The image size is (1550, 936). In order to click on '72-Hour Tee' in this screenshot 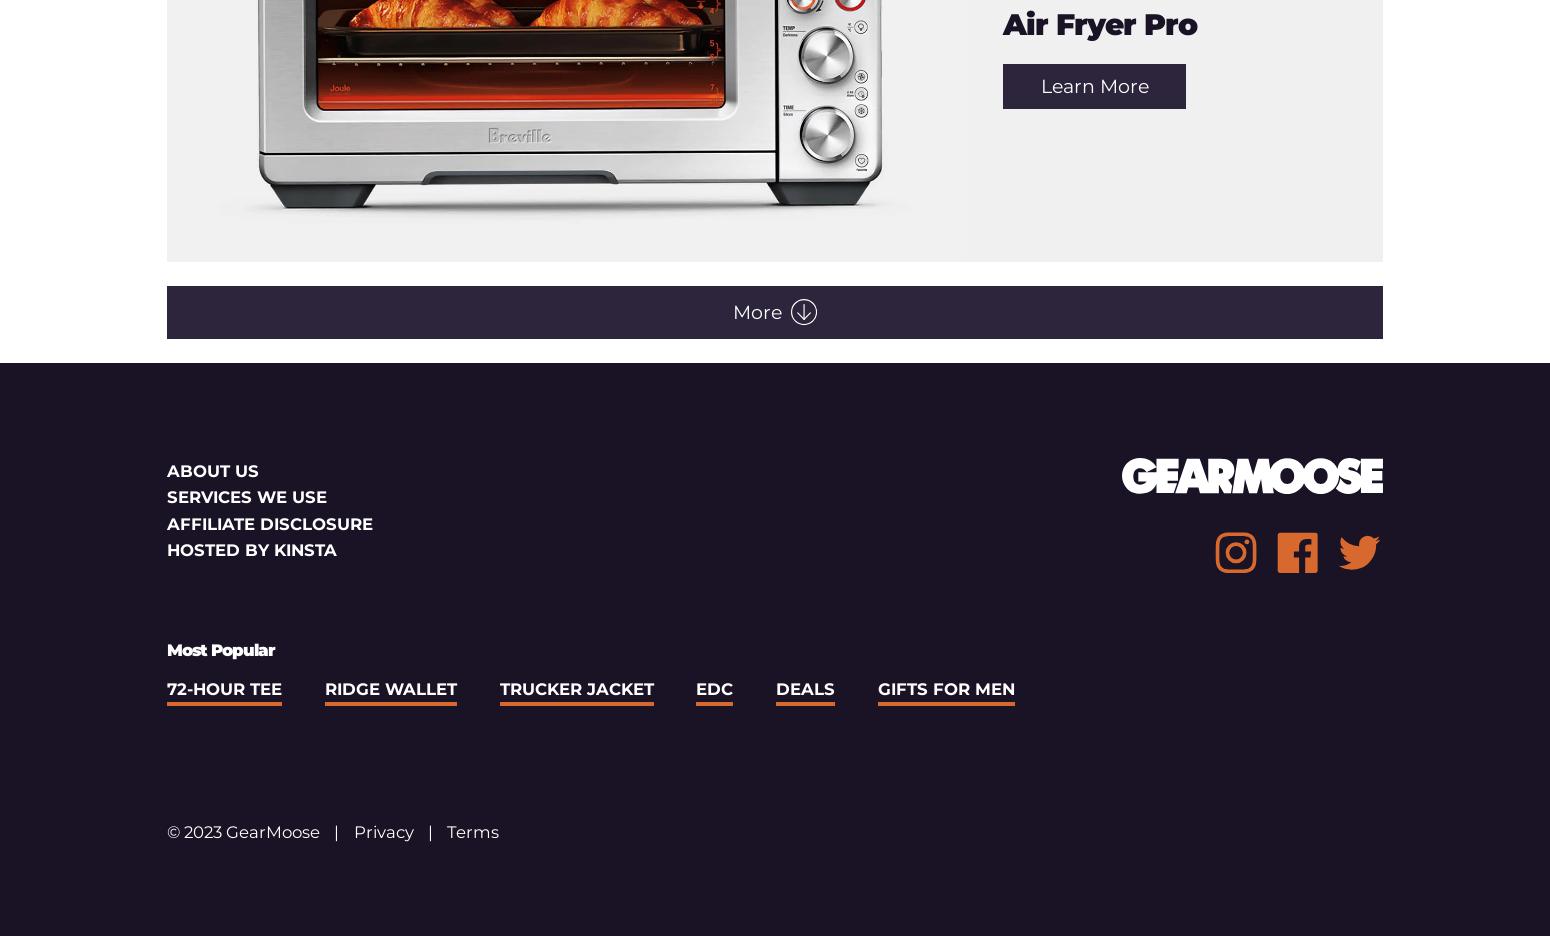, I will do `click(223, 687)`.